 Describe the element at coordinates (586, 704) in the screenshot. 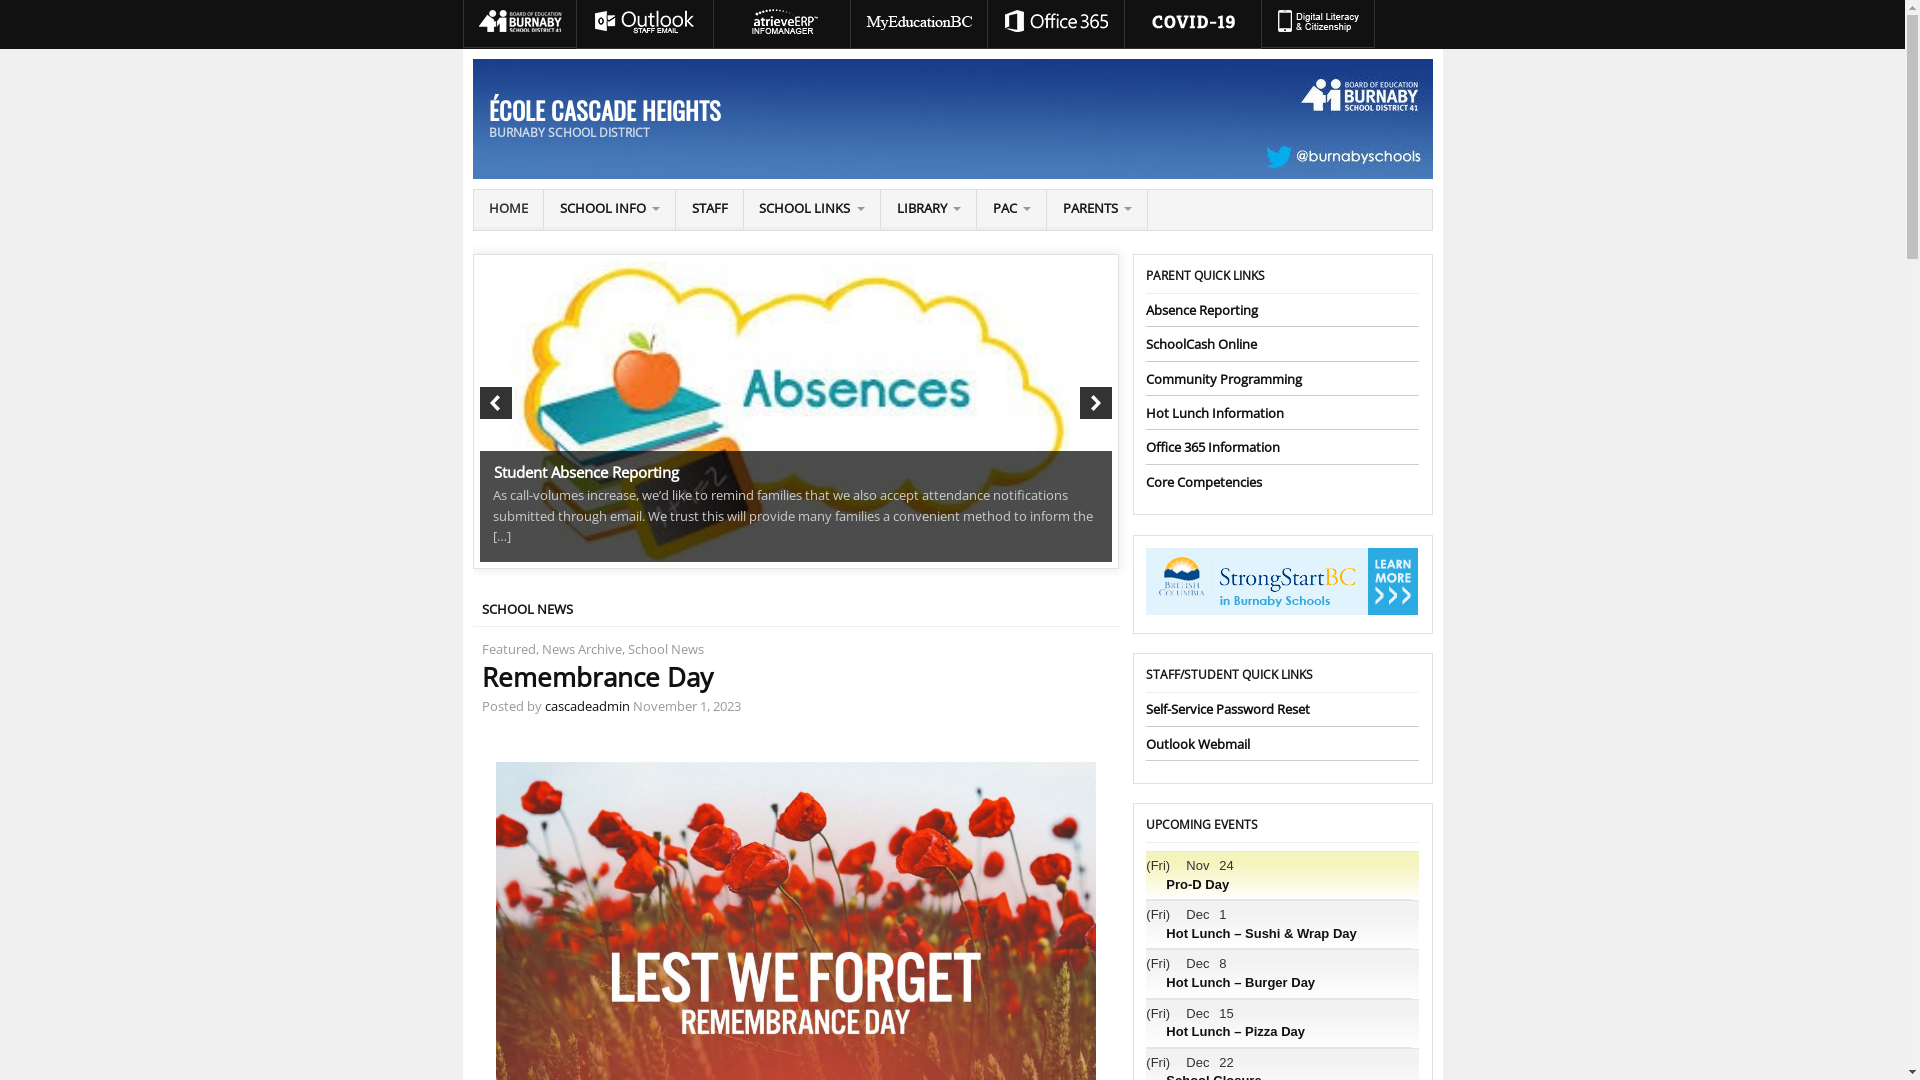

I see `'cascadeadmin'` at that location.